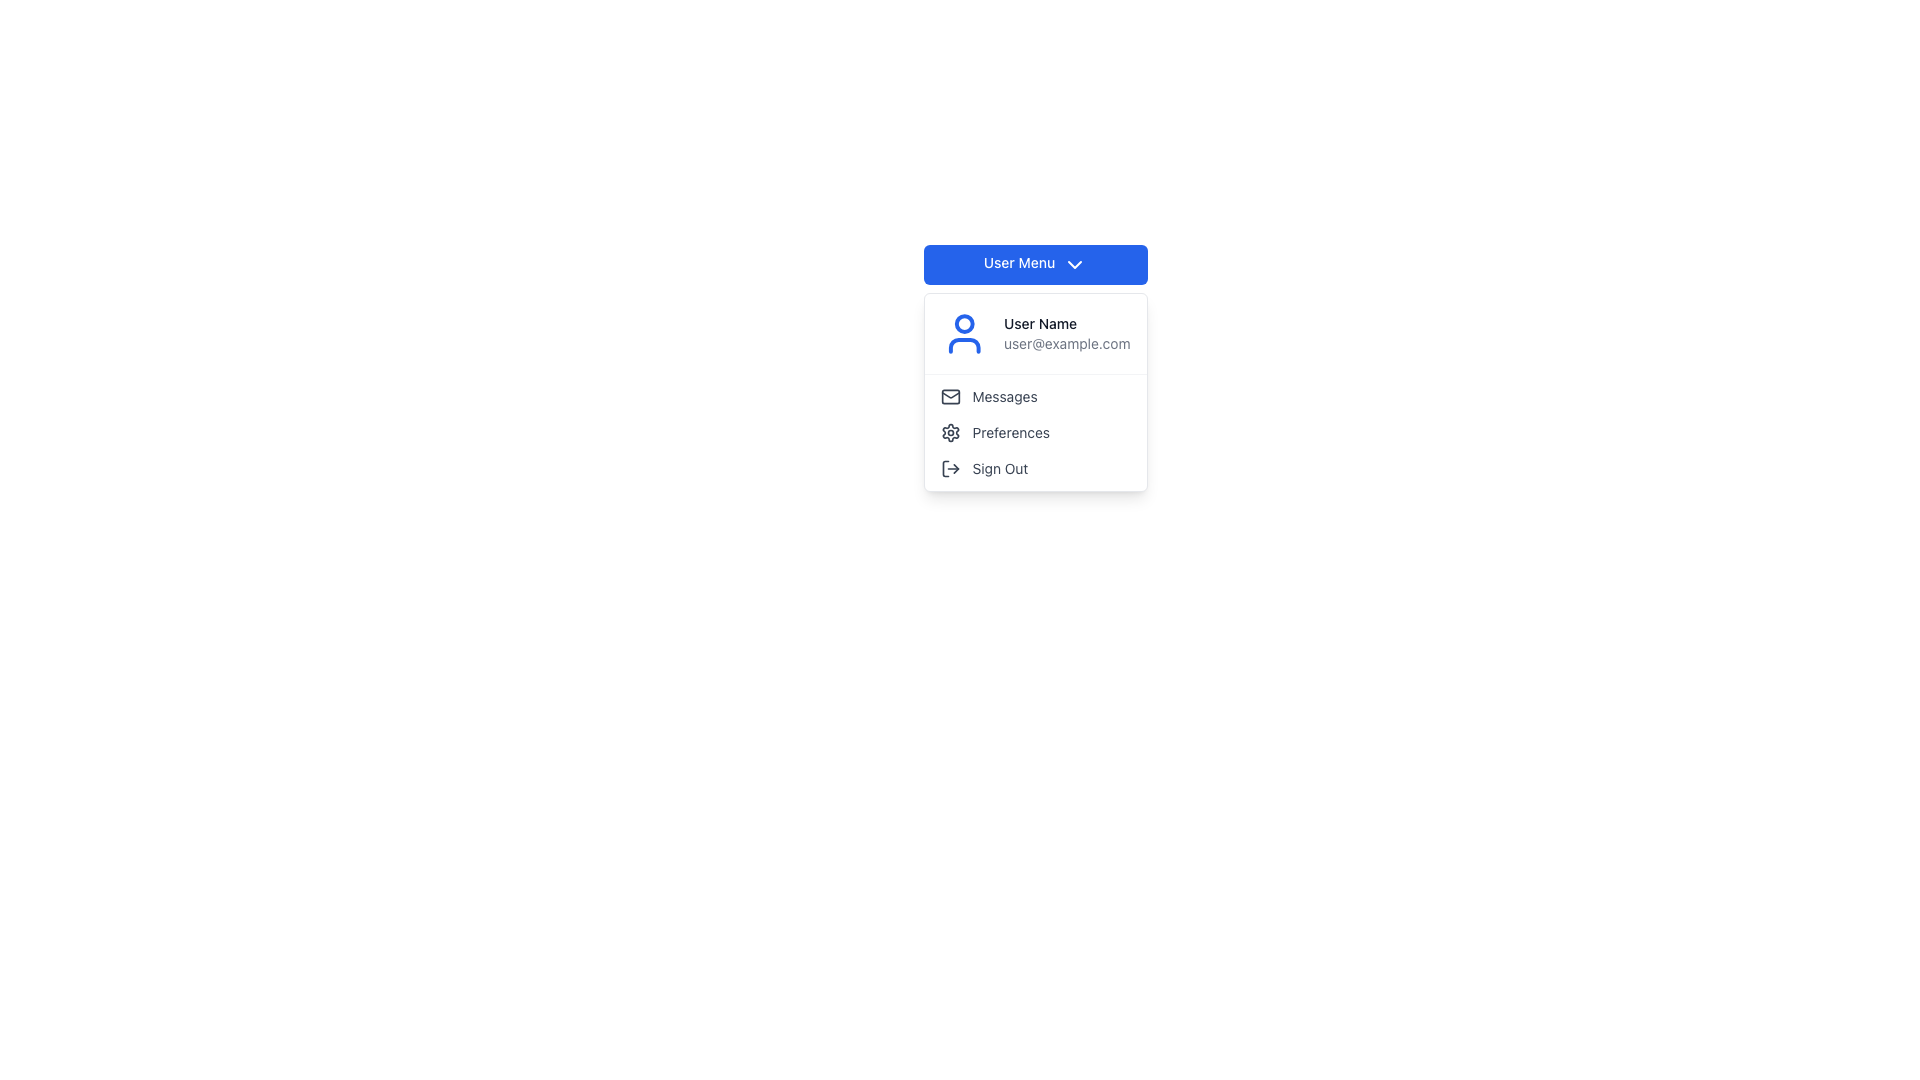 This screenshot has height=1080, width=1920. I want to click on the 'Messages' menu item, so click(949, 395).